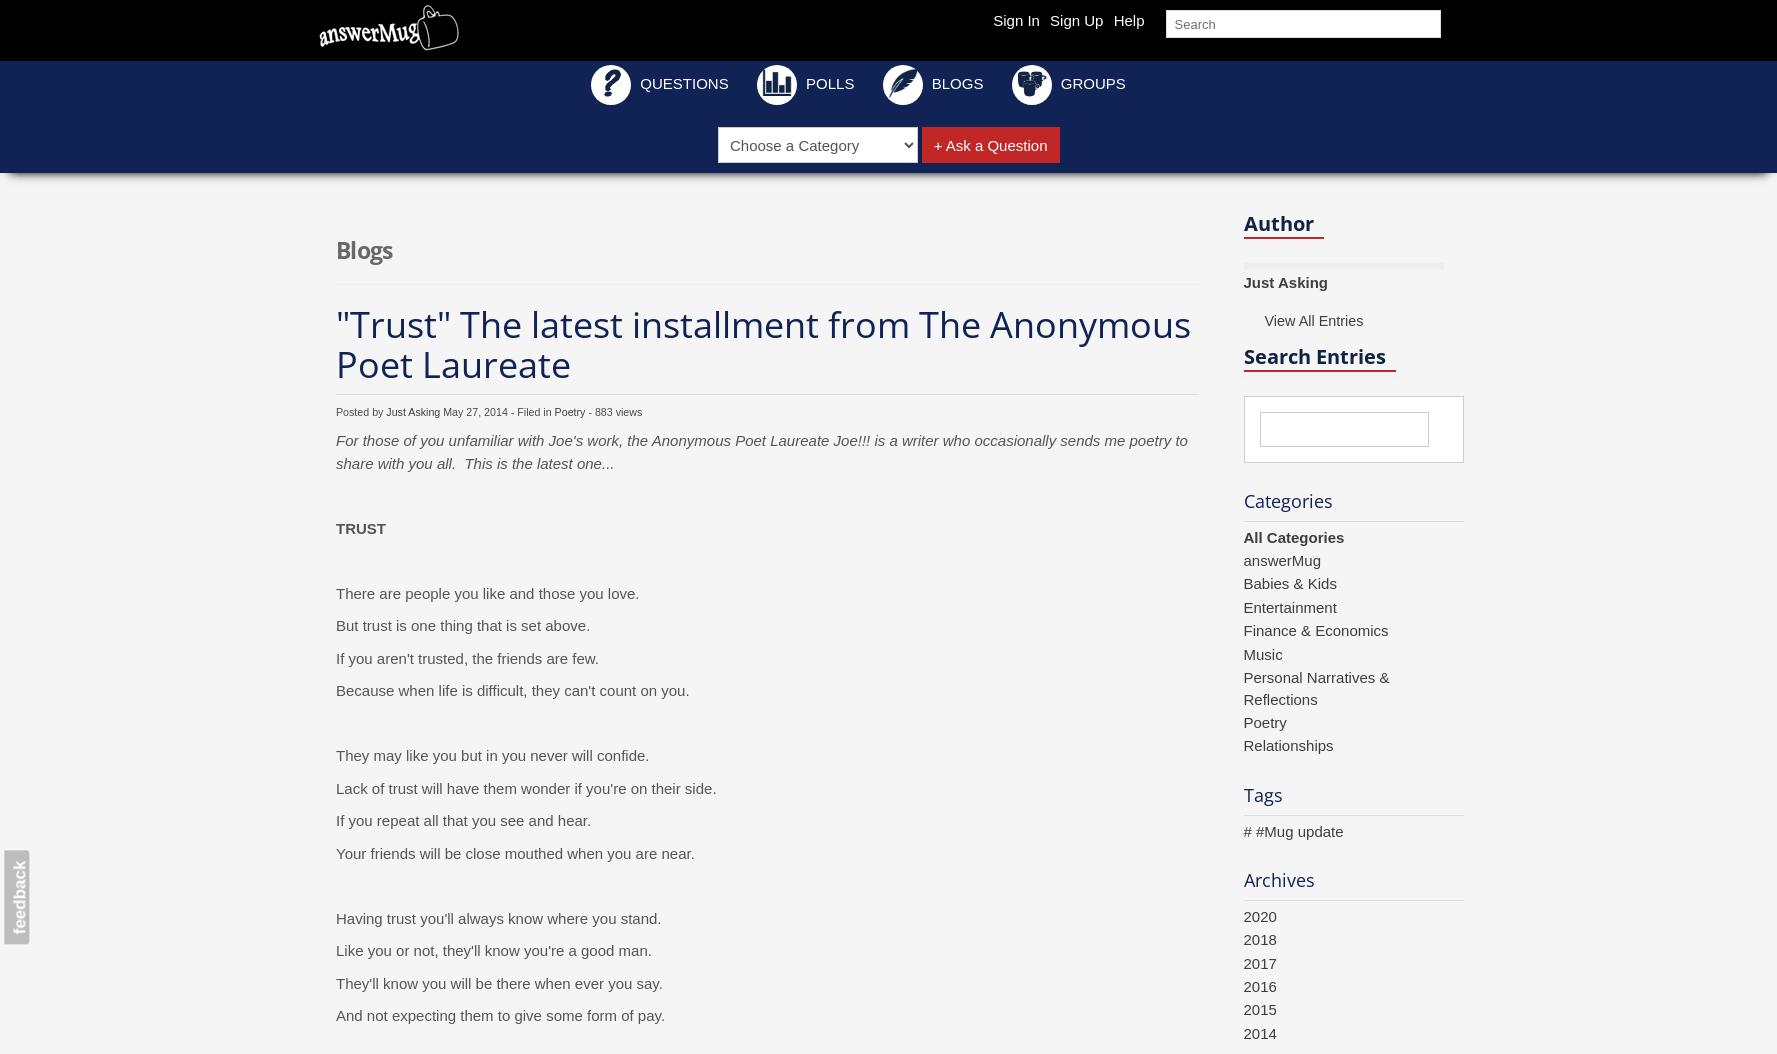 The image size is (1777, 1054). Describe the element at coordinates (1242, 605) in the screenshot. I see `'Entertainment'` at that location.